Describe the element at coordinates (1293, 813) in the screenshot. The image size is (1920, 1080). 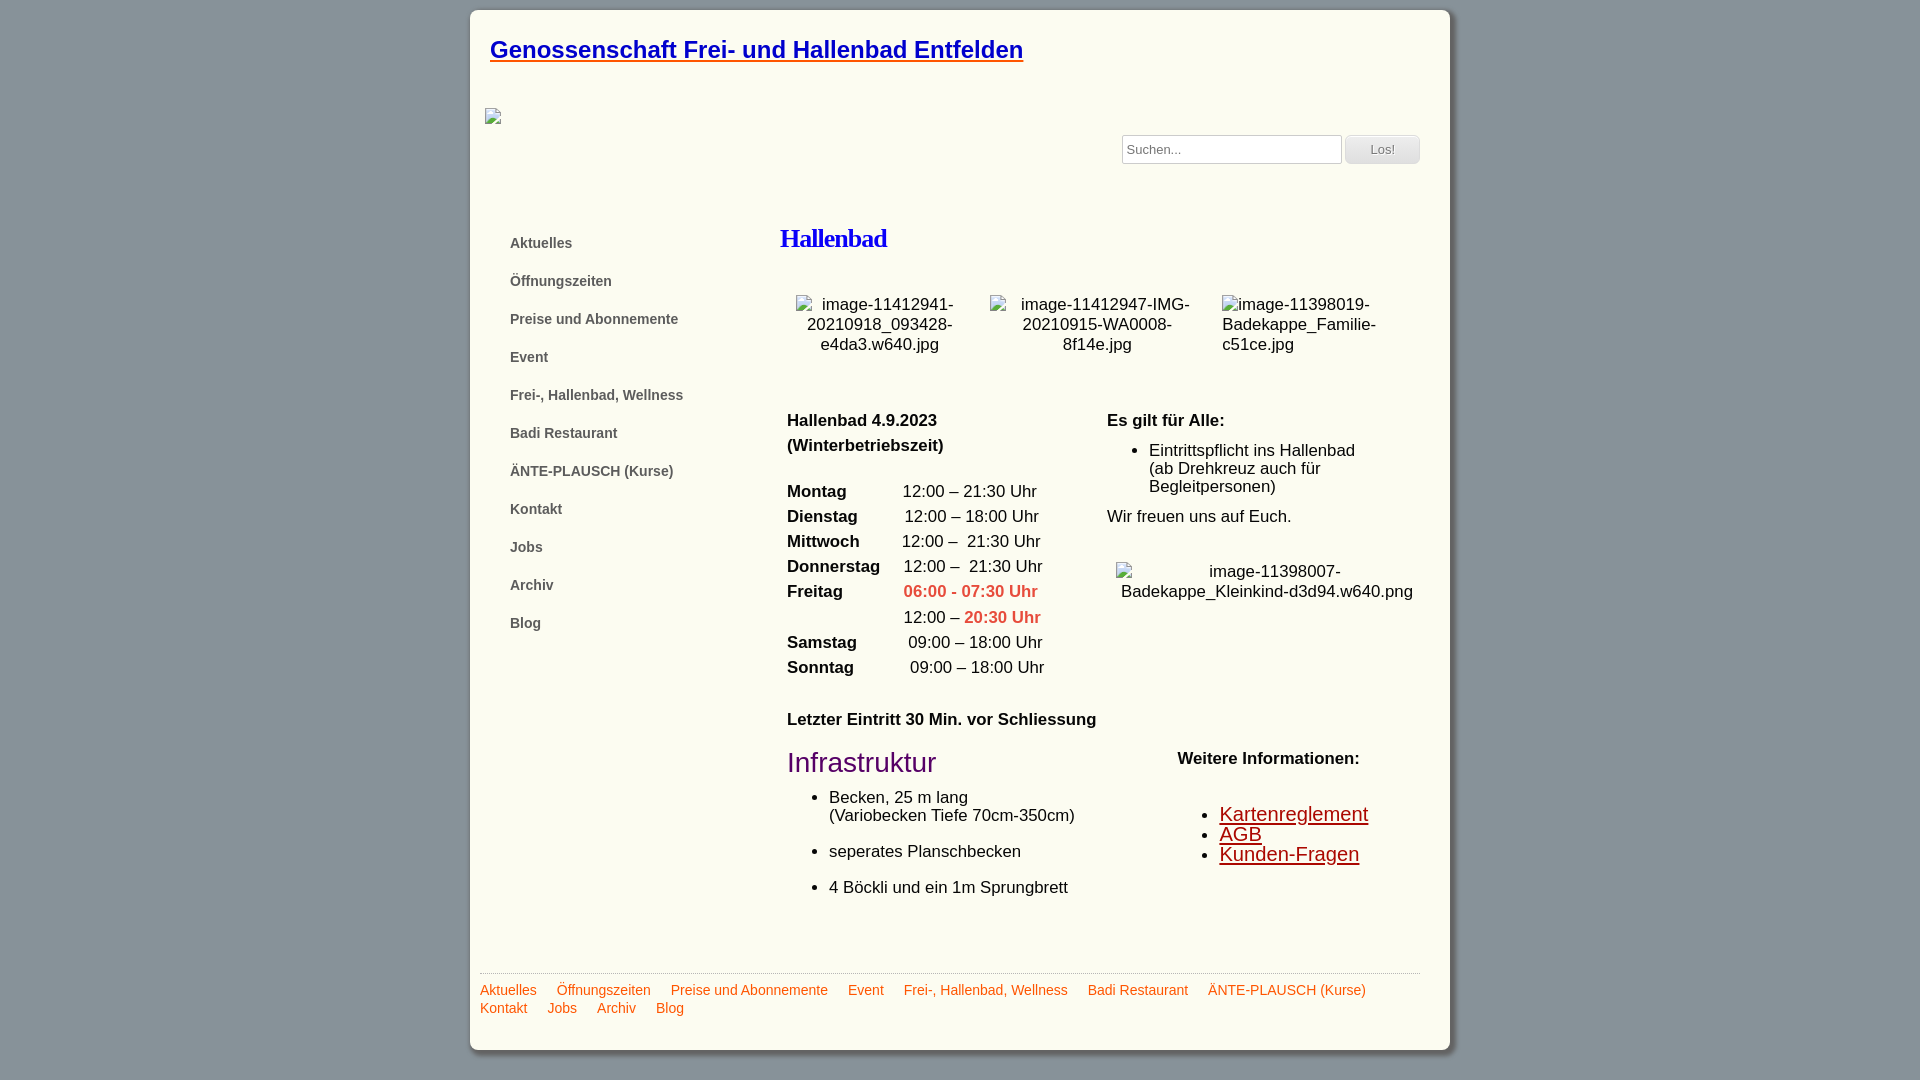
I see `'Kartenreglement'` at that location.